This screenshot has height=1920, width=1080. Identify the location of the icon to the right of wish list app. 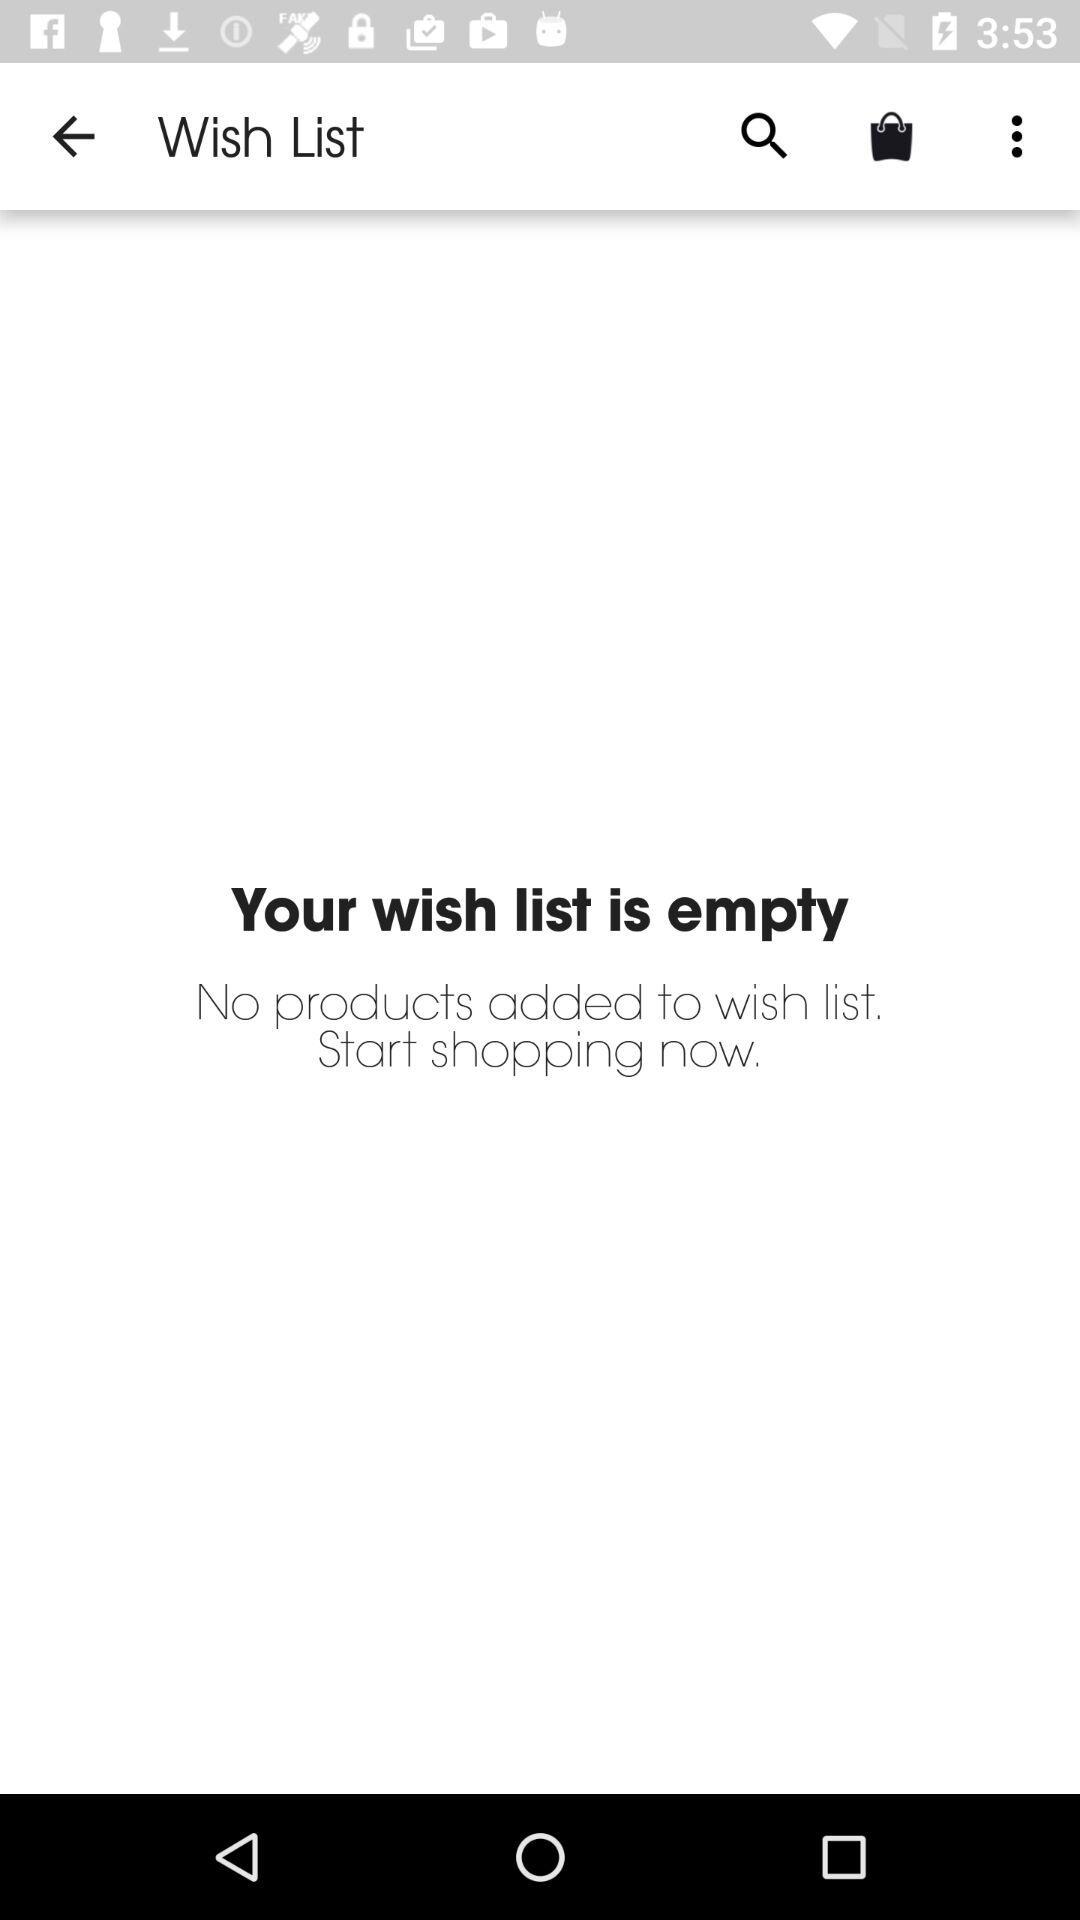
(764, 135).